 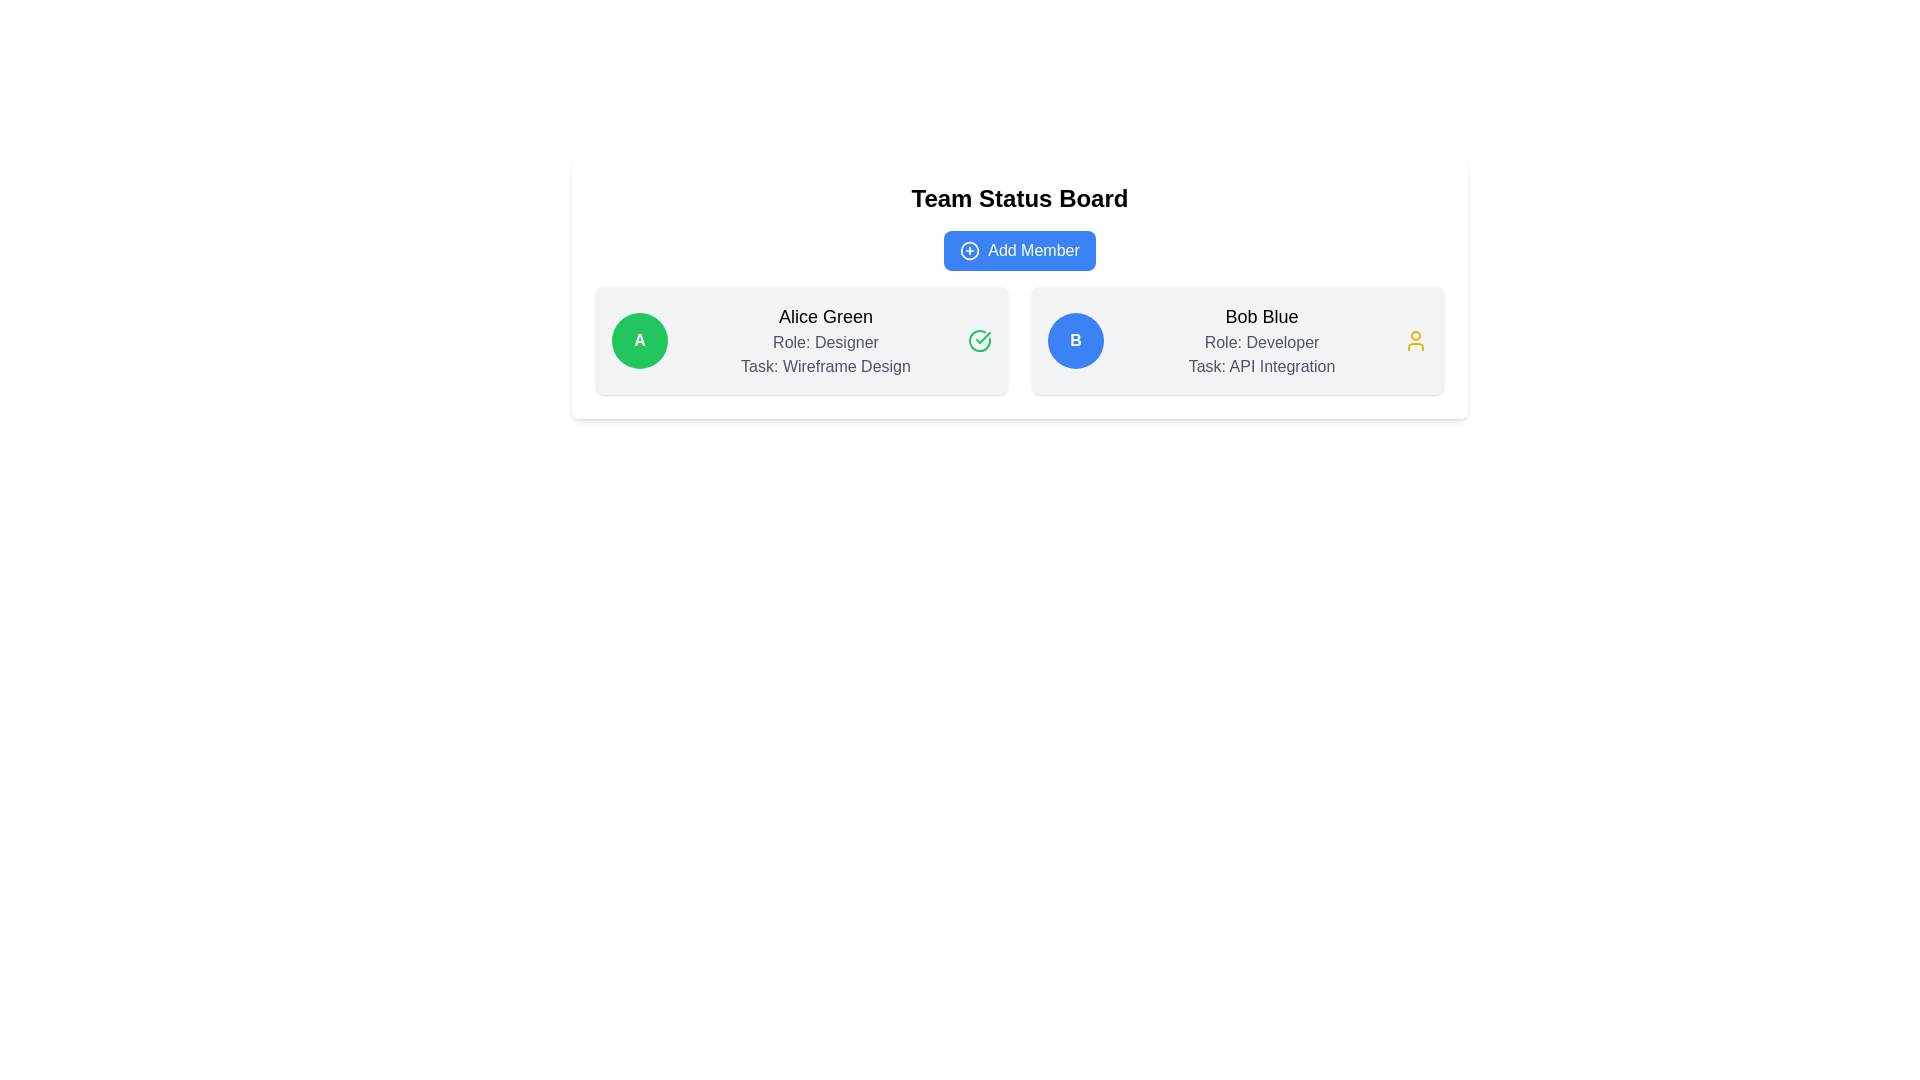 What do you see at coordinates (983, 337) in the screenshot?
I see `the small green checkmark icon located in the upper-right corner of the section labeled 'Alice Green', which is part of a circular SVG graphic` at bounding box center [983, 337].